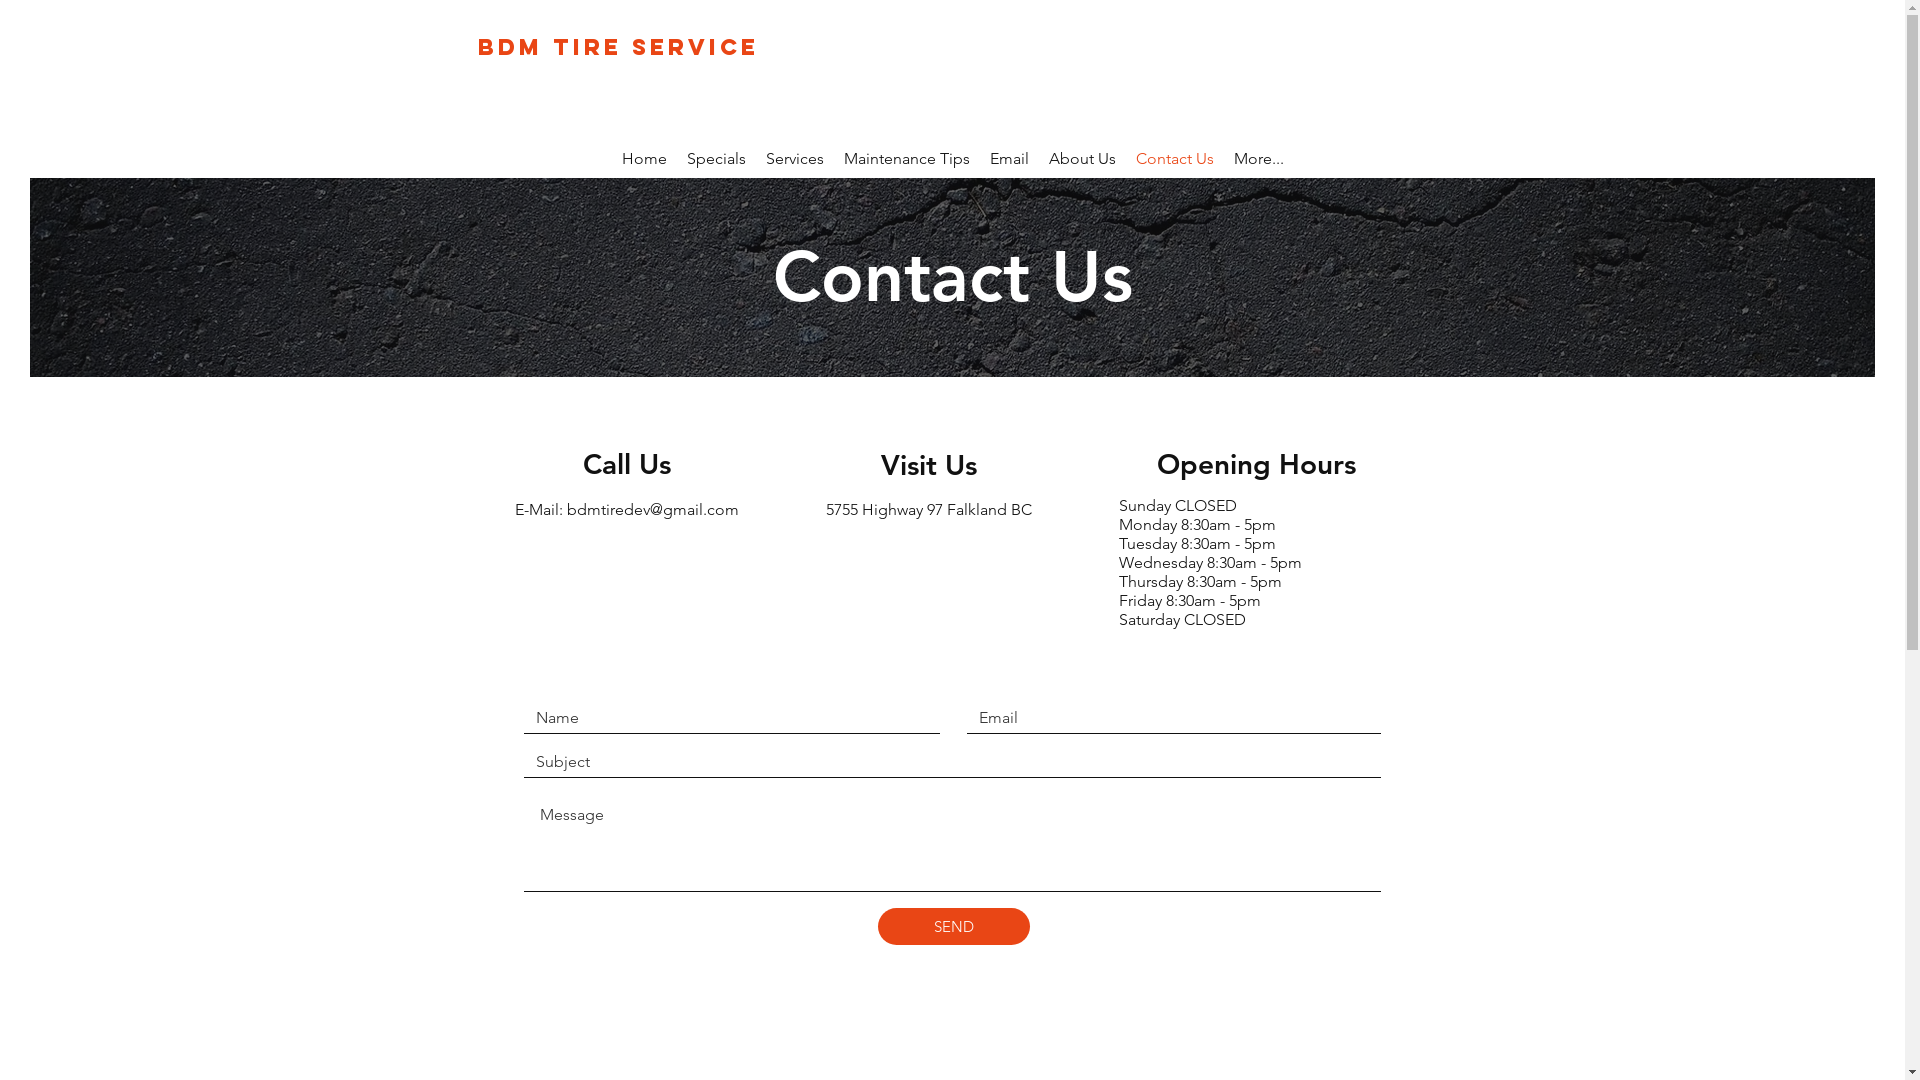  I want to click on 'SEND', so click(953, 926).